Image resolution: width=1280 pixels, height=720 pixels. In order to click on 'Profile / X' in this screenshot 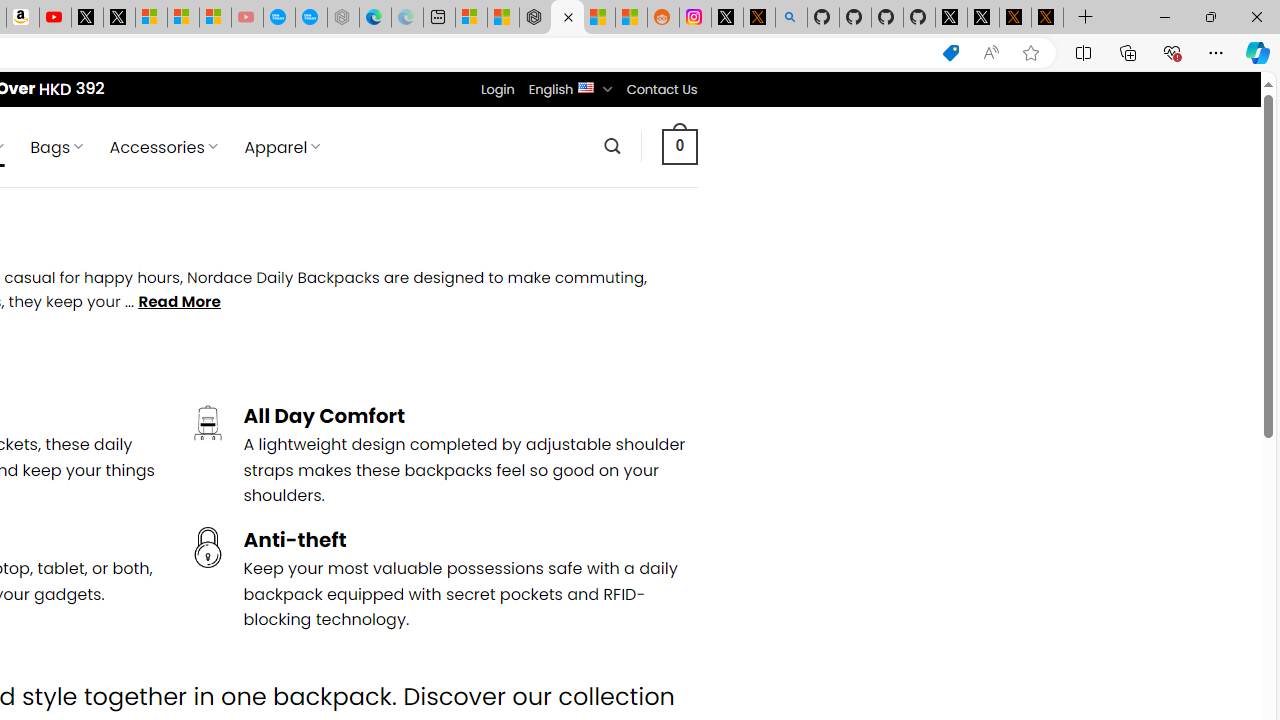, I will do `click(950, 17)`.